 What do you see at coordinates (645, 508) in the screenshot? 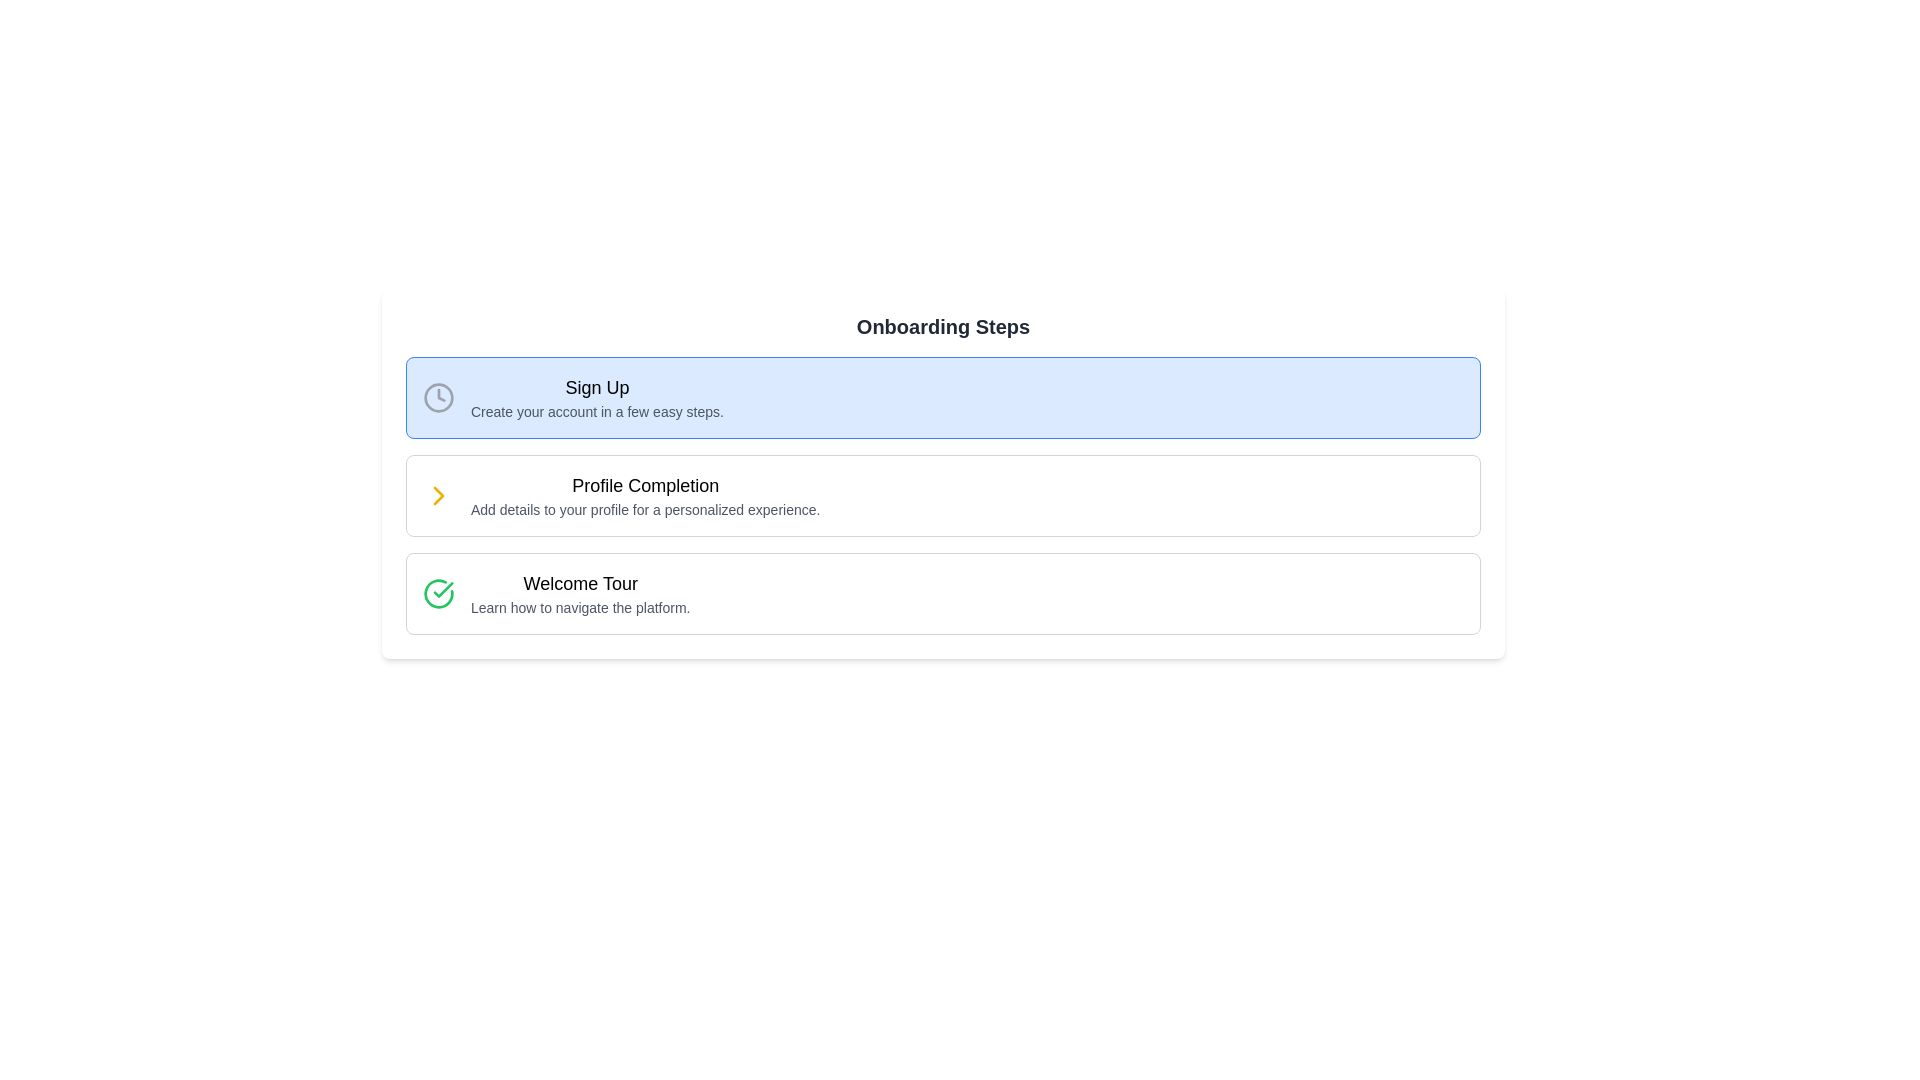
I see `information displayed in the text element that says 'Add details to your profile for a personalized experience.' located below the 'Profile Completion' header in the onboarding steps` at bounding box center [645, 508].